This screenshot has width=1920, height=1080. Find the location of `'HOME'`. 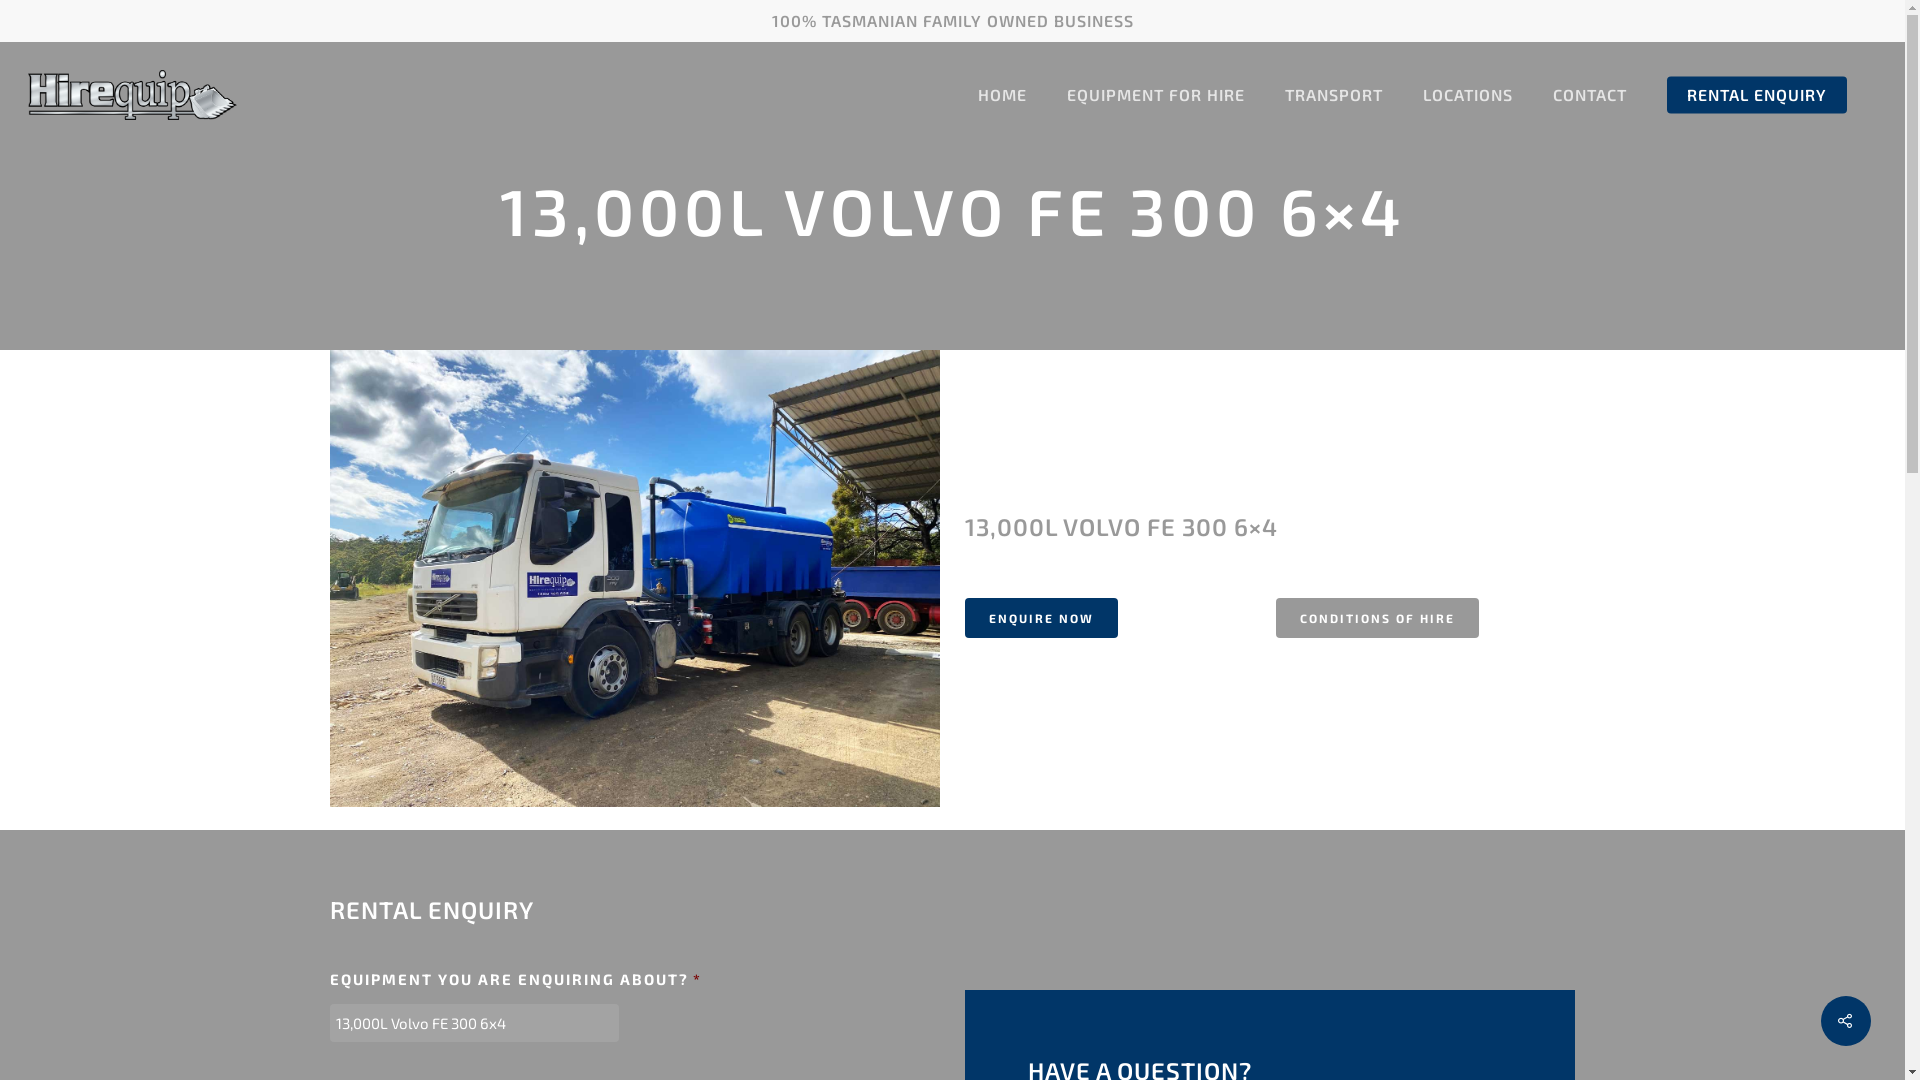

'HOME' is located at coordinates (1002, 95).